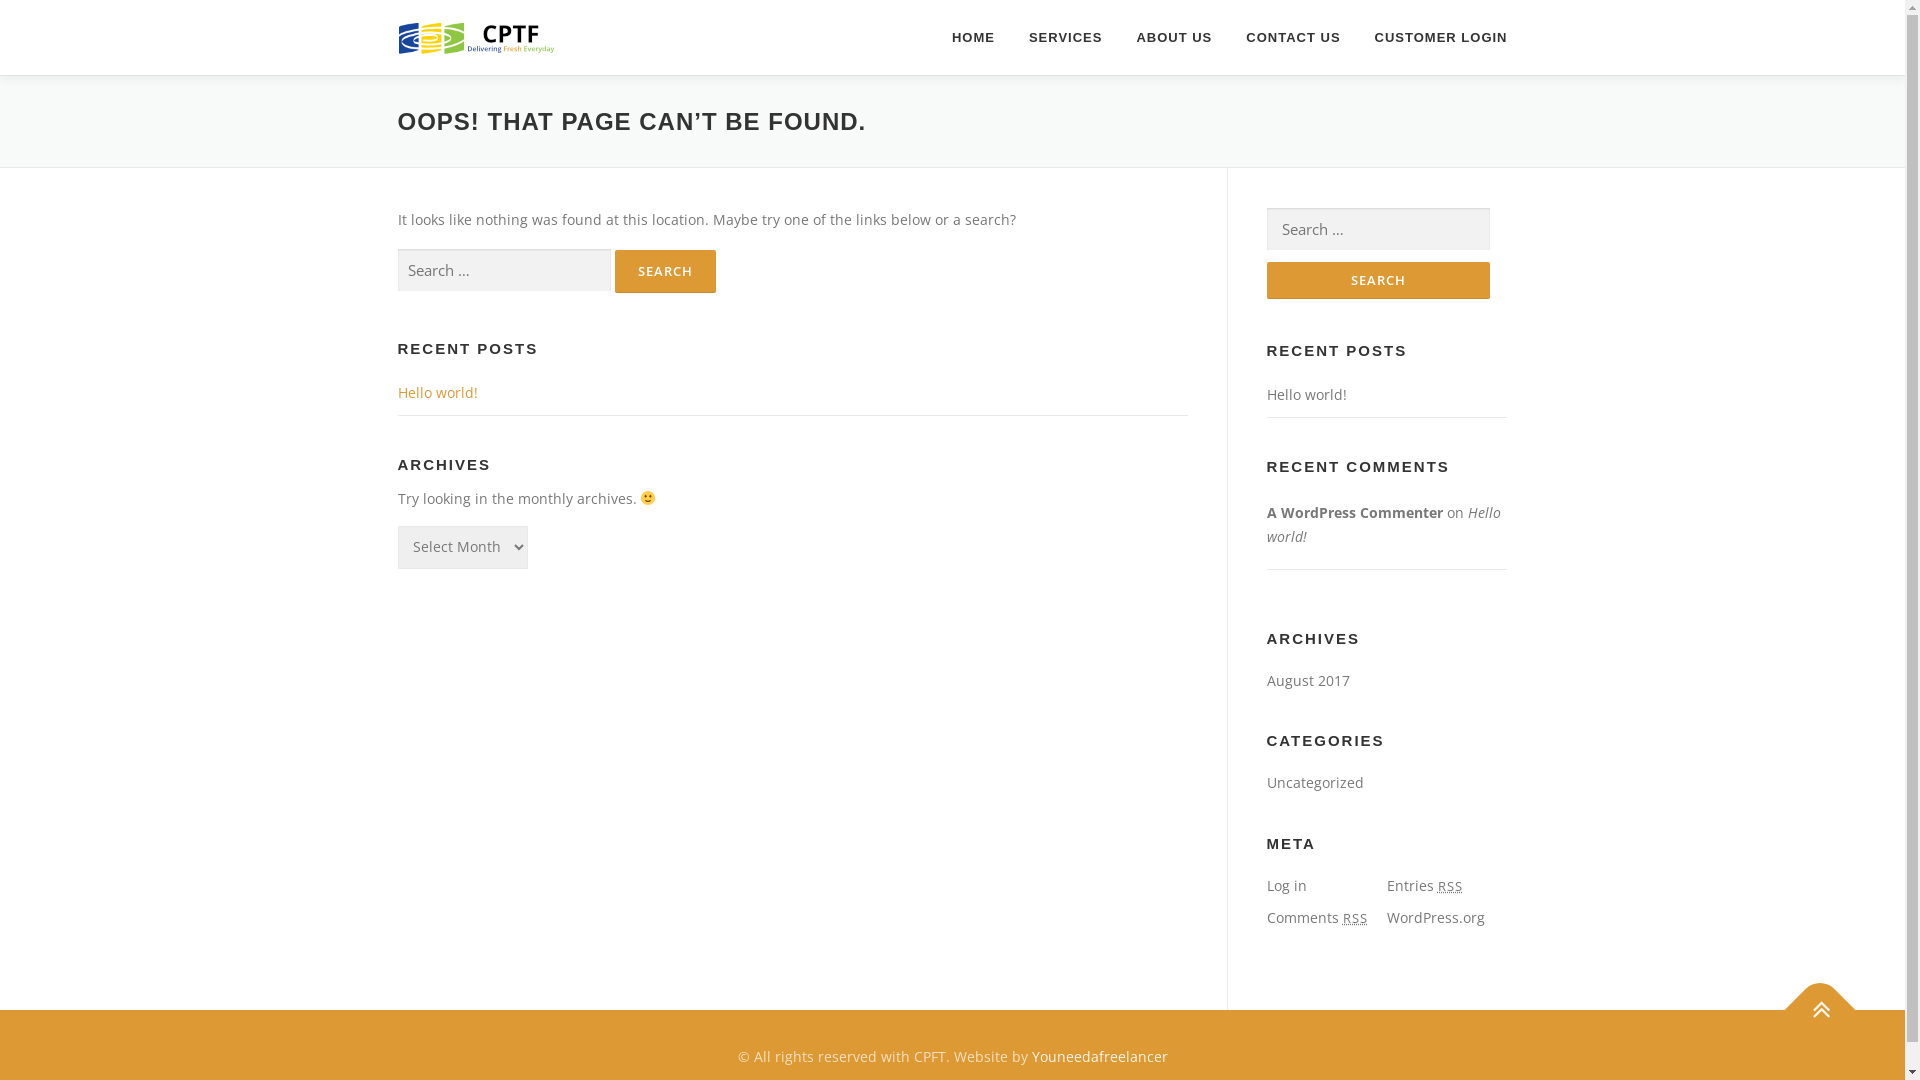  I want to click on 'Uncategorized', so click(1314, 781).